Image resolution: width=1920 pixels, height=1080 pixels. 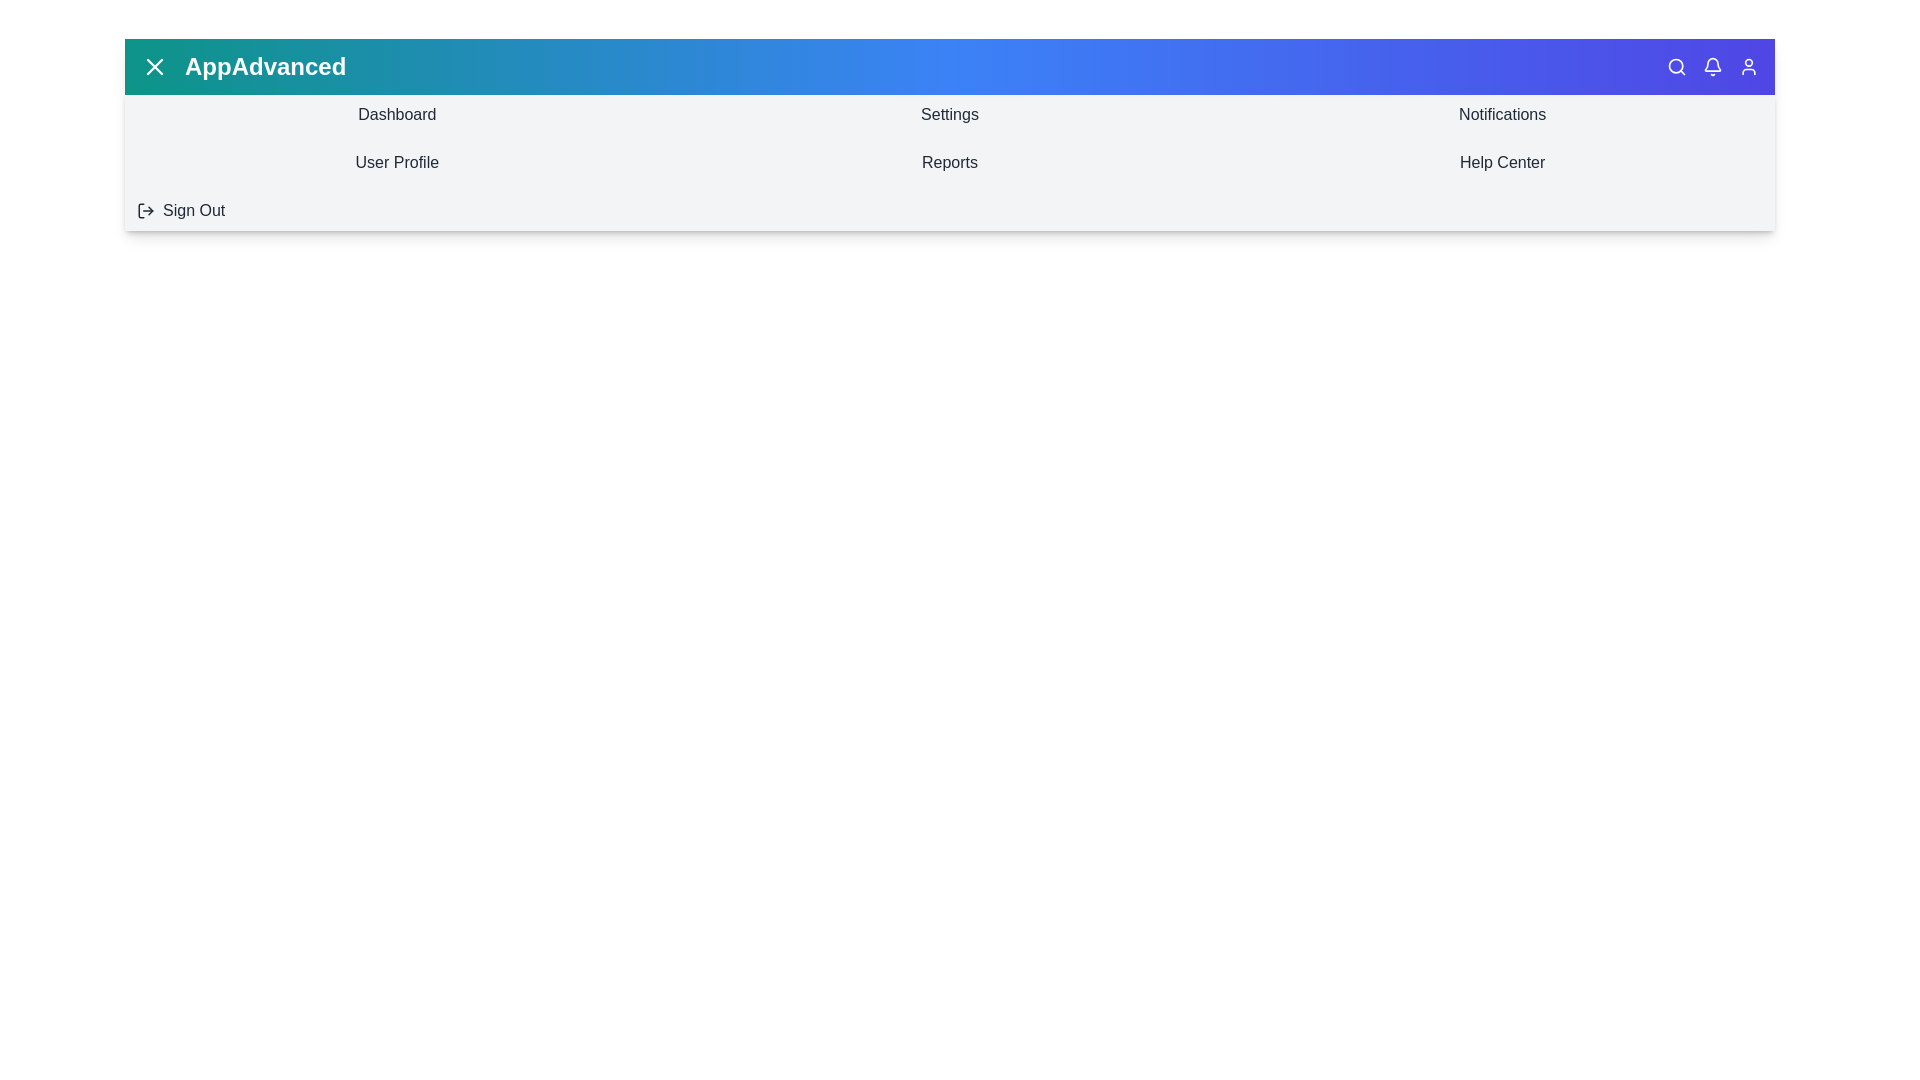 What do you see at coordinates (153, 65) in the screenshot?
I see `the button with the X icon to toggle the menu visibility` at bounding box center [153, 65].